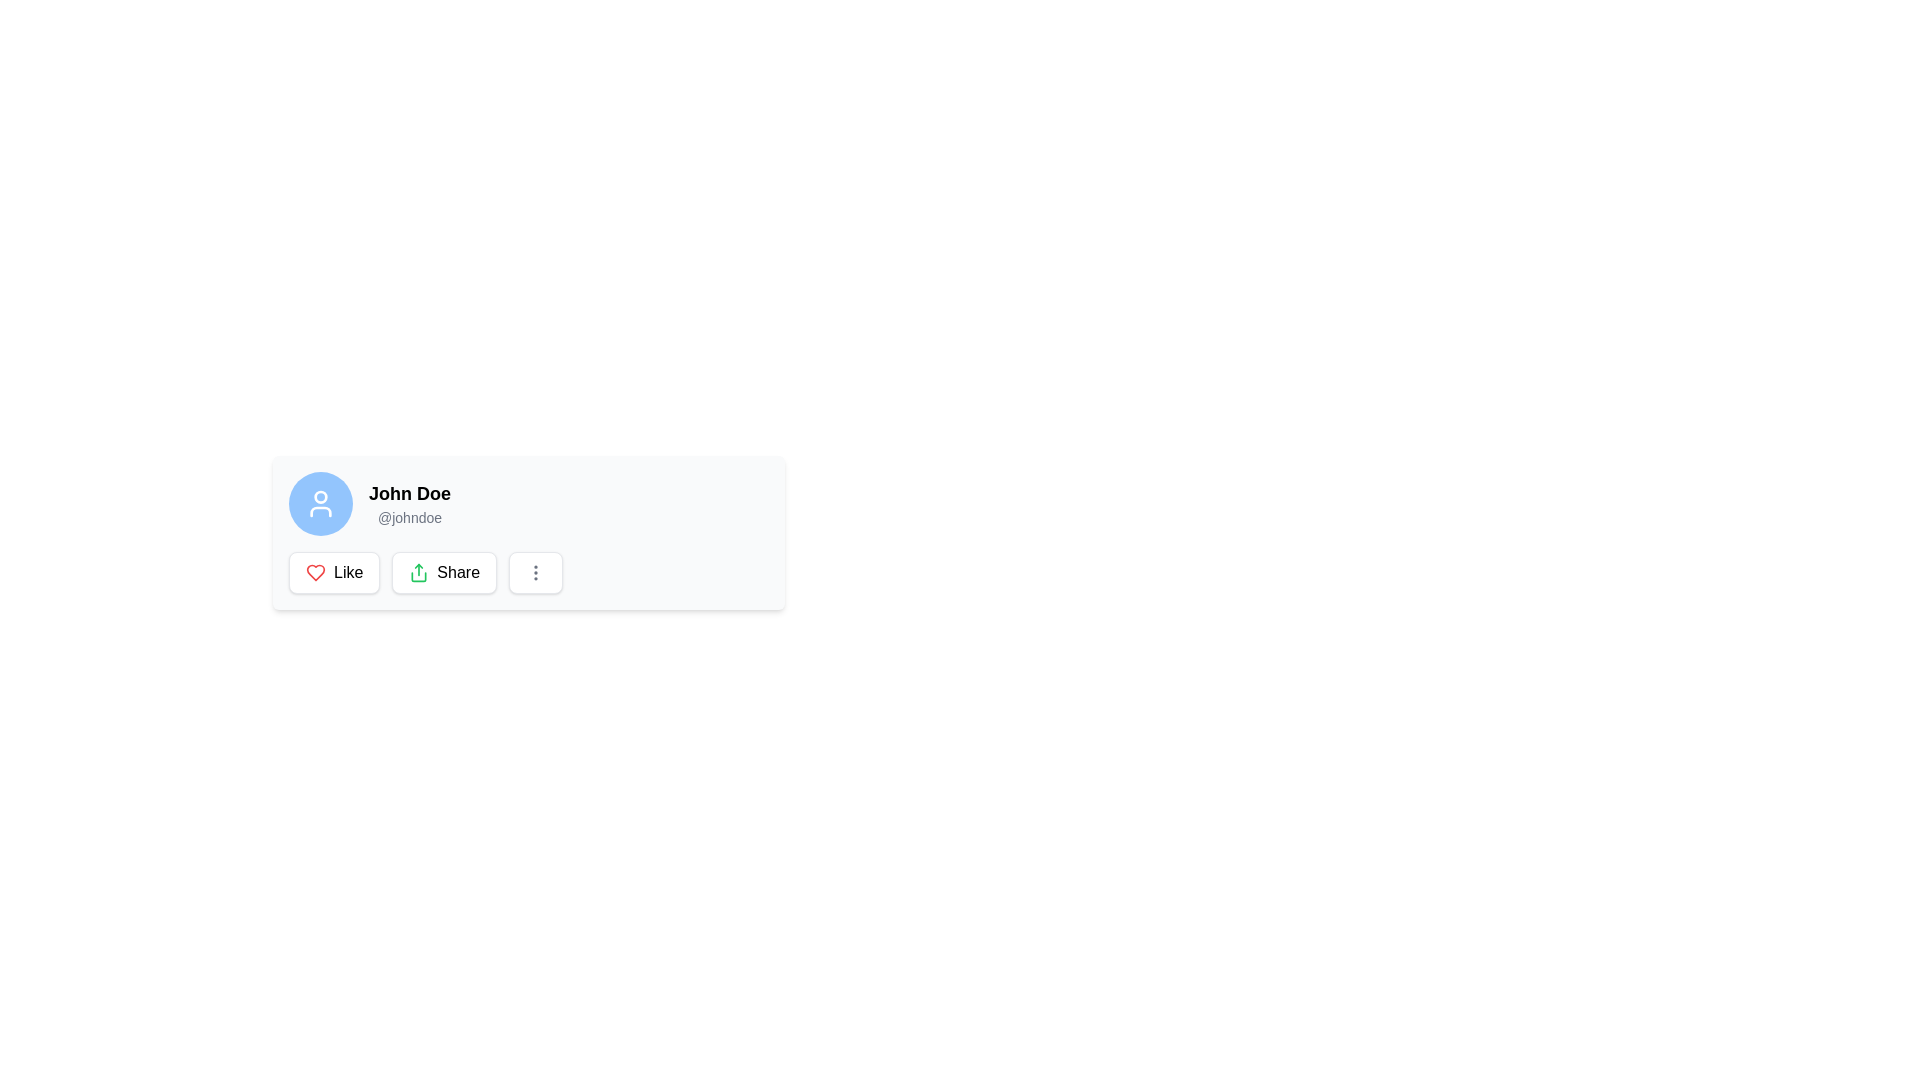 Image resolution: width=1920 pixels, height=1080 pixels. I want to click on the 'share' action icon, which is a minimalist green arrow pointing upwards, located at the bottom center of the card layout, to the left of the 'Share' text, so click(418, 573).